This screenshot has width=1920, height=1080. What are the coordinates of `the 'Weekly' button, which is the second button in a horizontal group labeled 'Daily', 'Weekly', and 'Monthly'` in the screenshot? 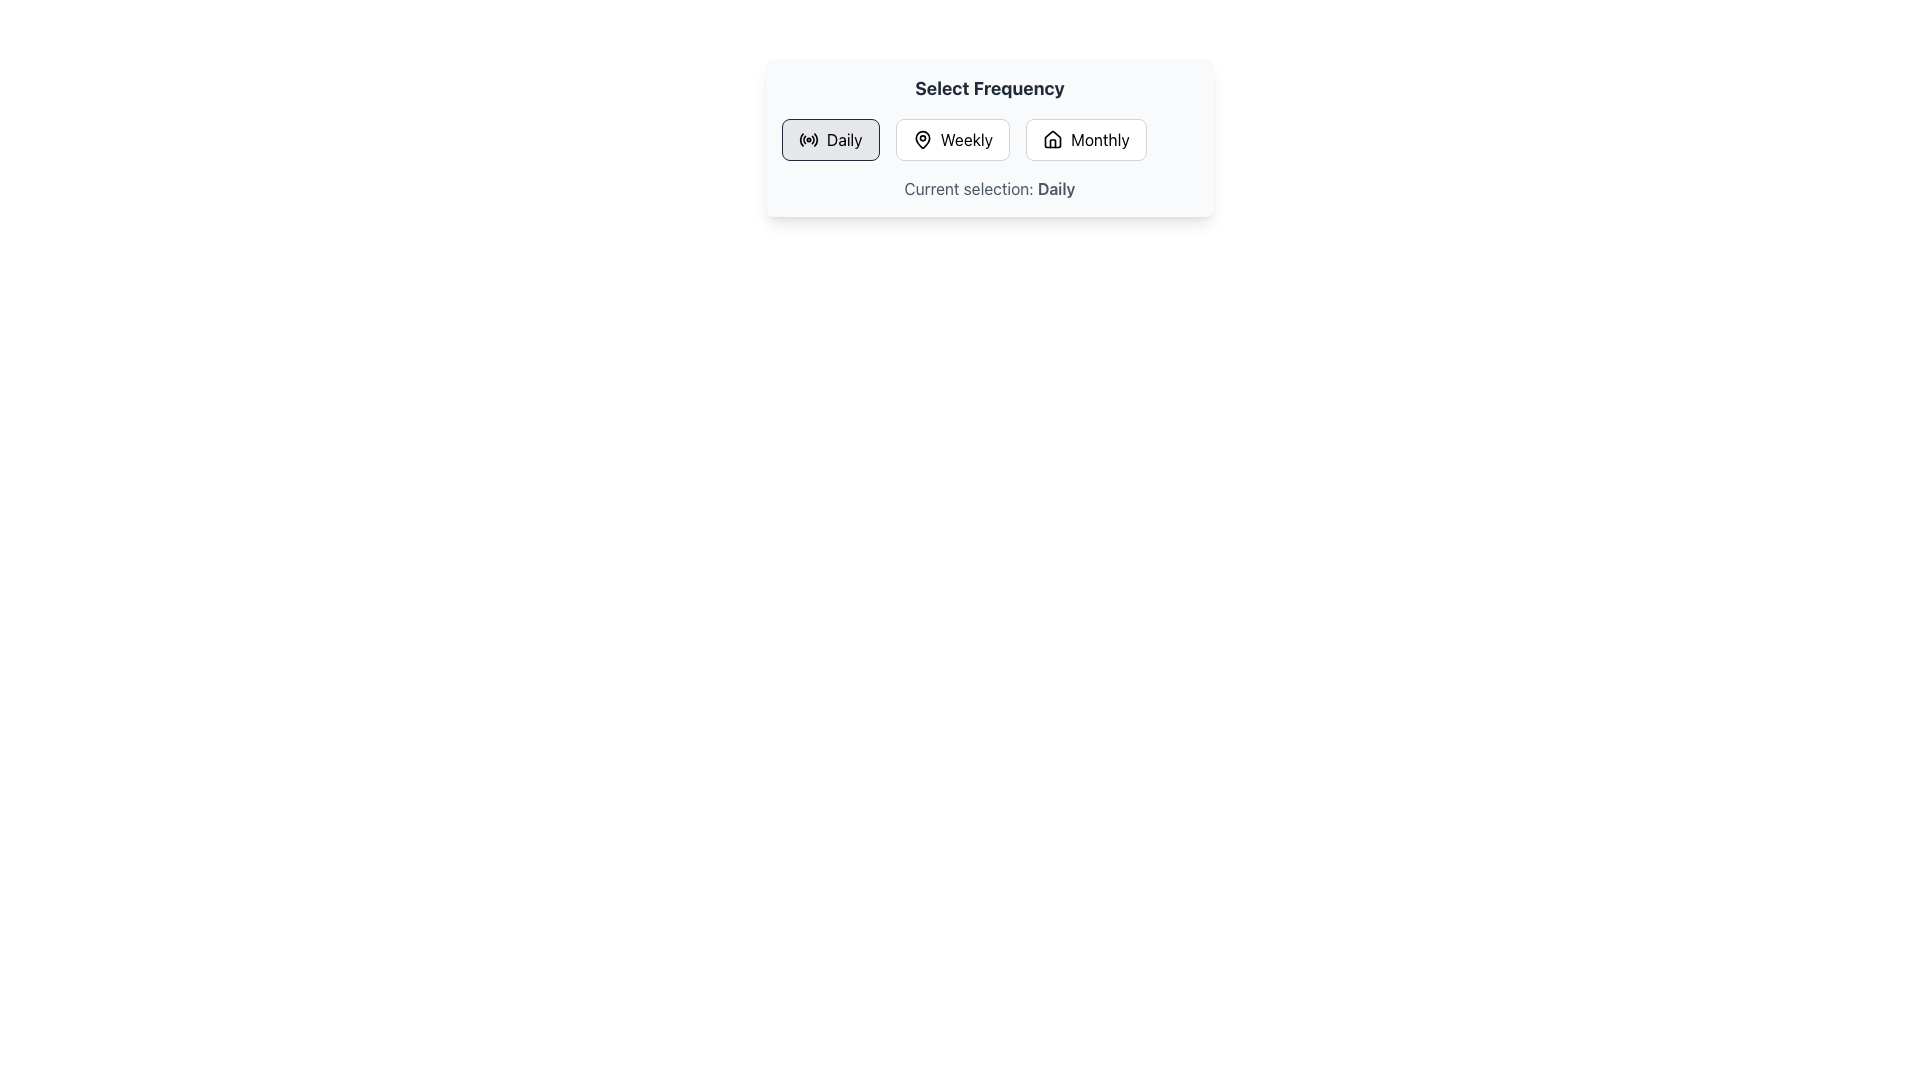 It's located at (951, 138).